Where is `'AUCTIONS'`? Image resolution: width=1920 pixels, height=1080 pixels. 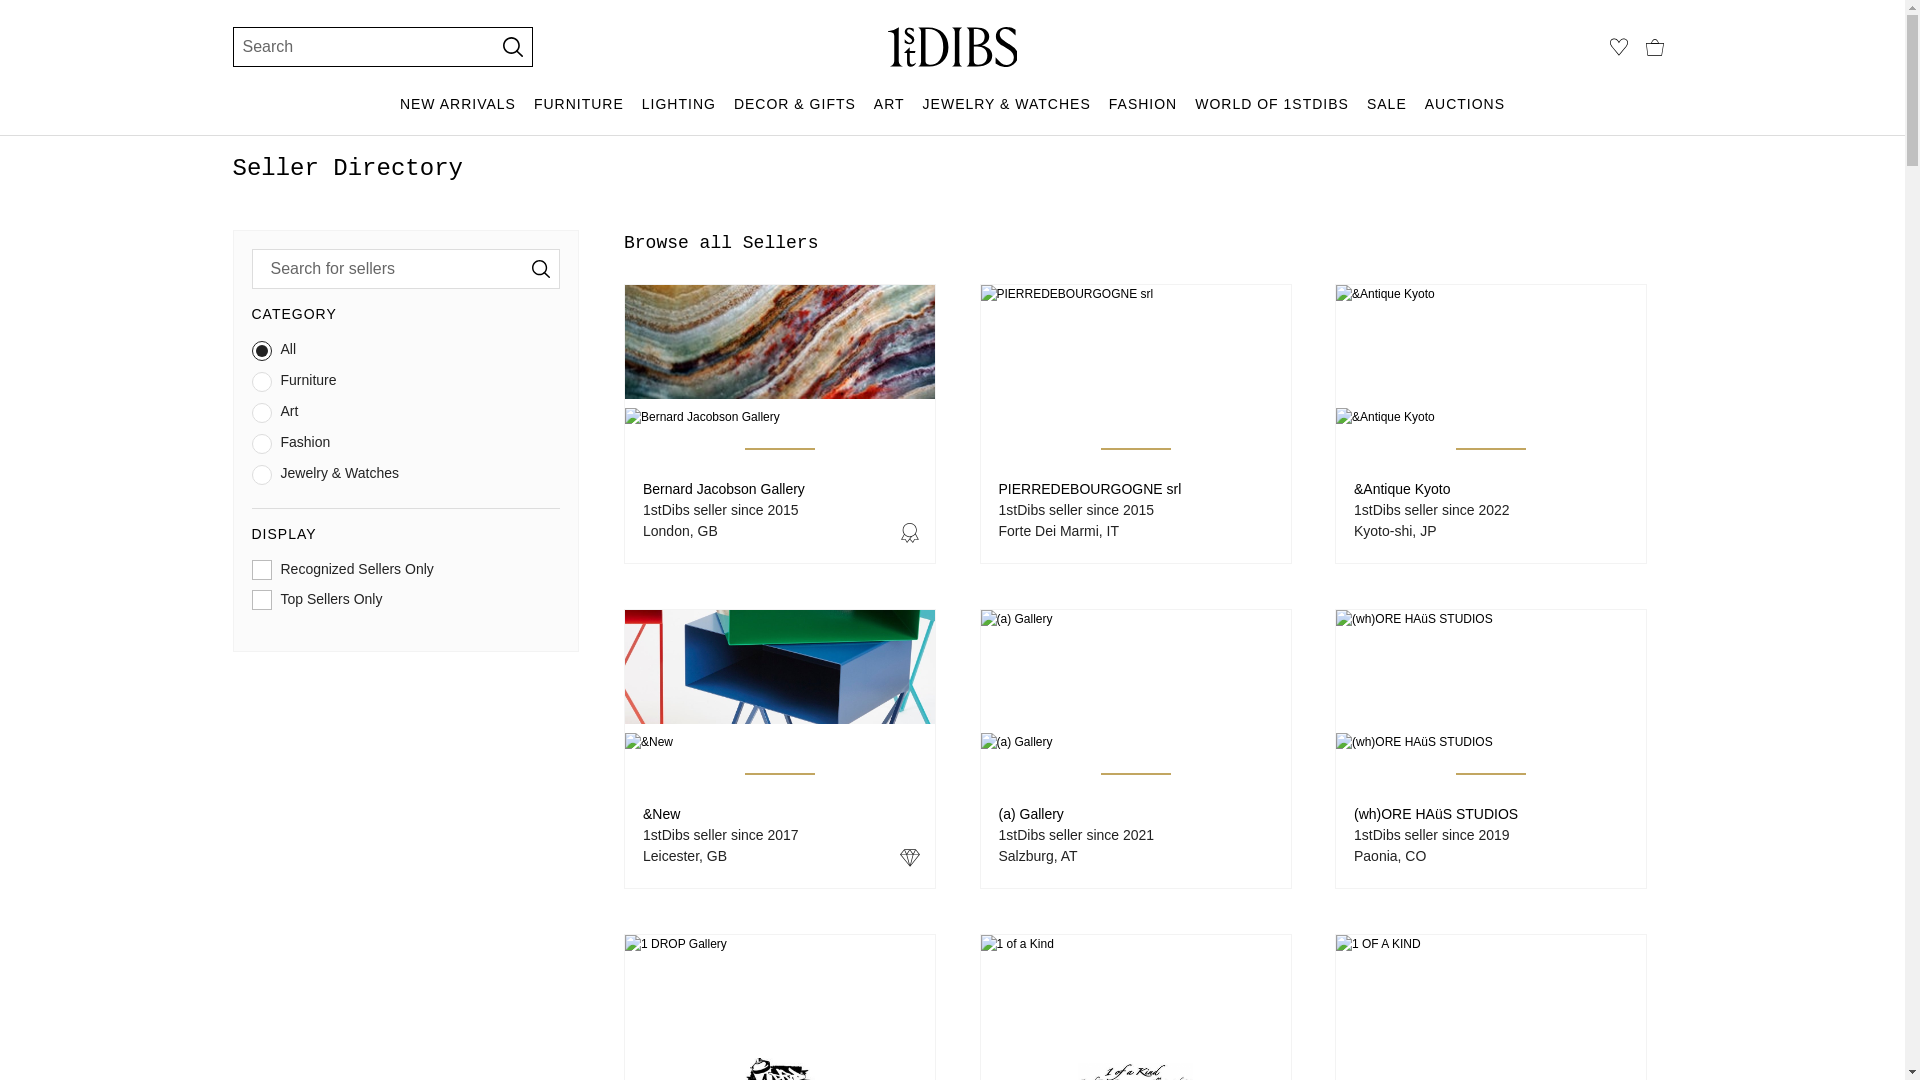
'AUCTIONS' is located at coordinates (1464, 114).